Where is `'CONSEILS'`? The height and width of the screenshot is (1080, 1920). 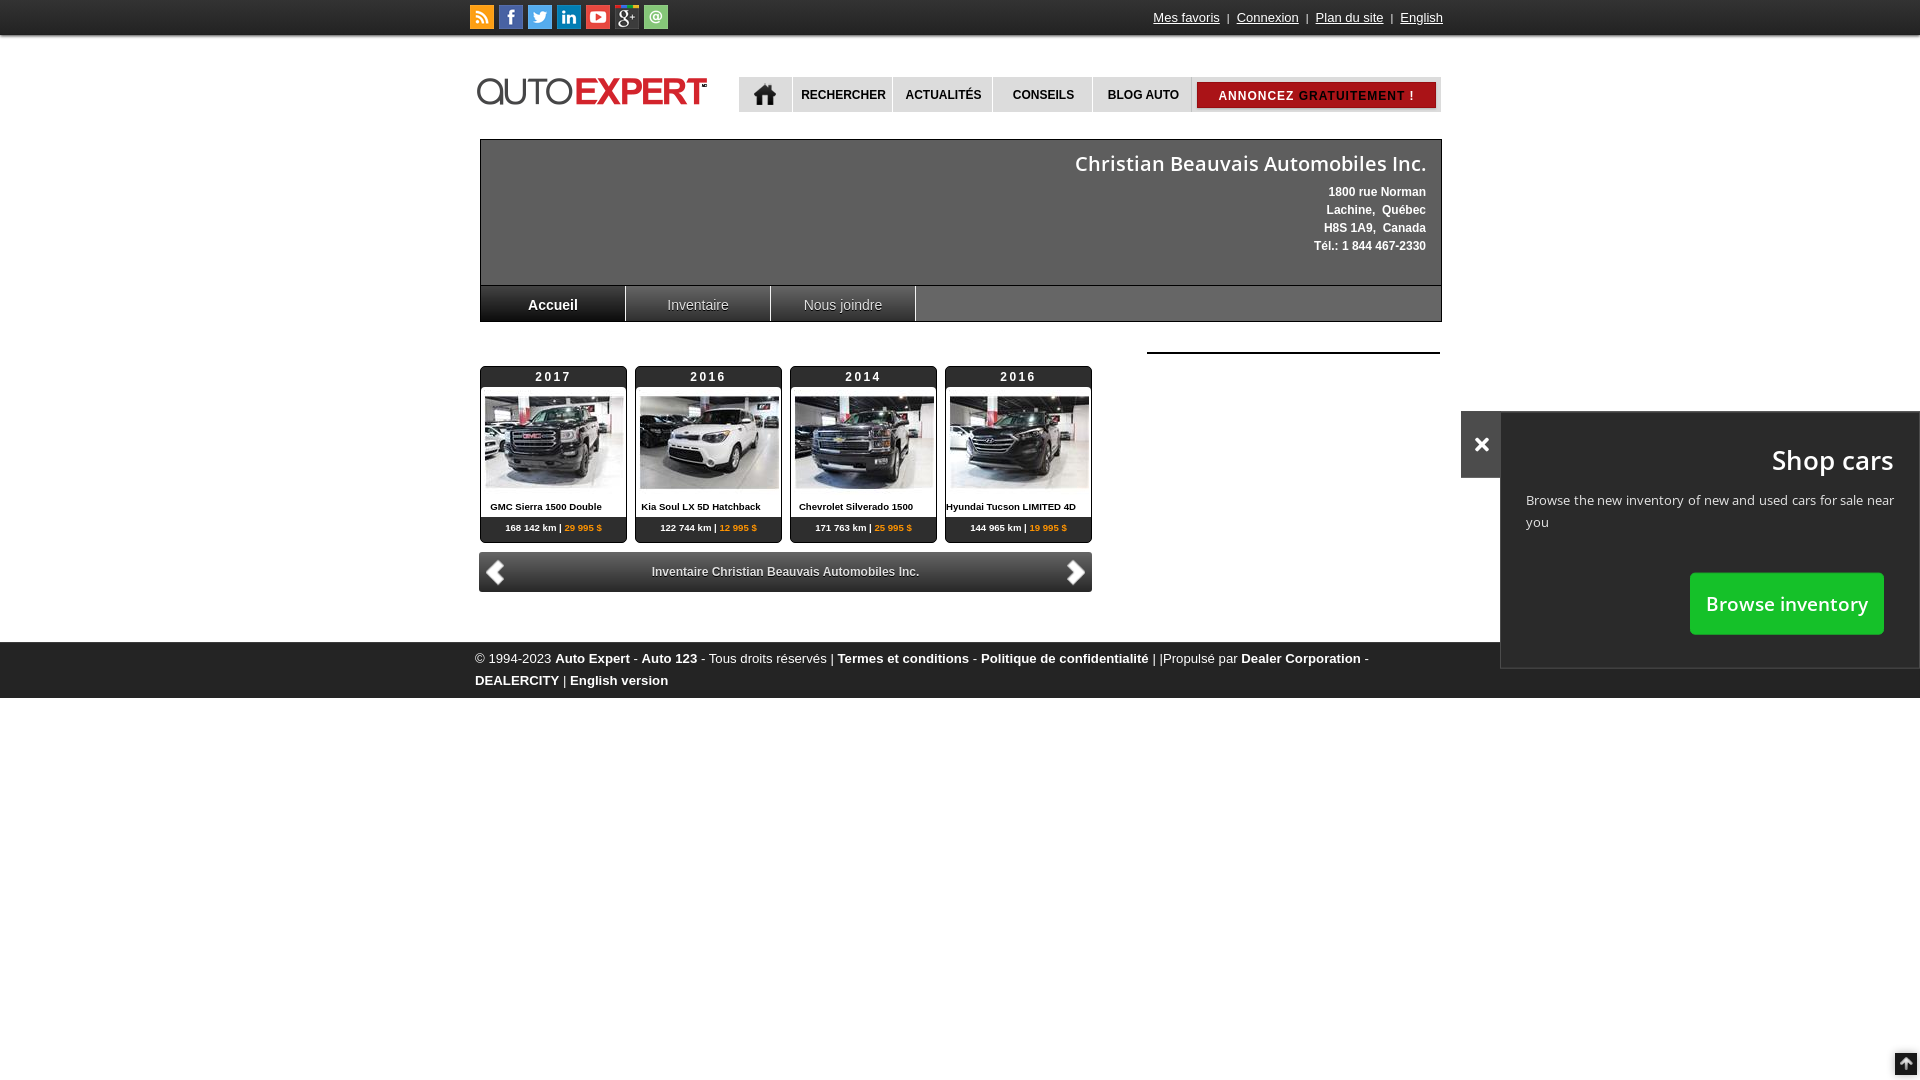
'CONSEILS' is located at coordinates (1040, 94).